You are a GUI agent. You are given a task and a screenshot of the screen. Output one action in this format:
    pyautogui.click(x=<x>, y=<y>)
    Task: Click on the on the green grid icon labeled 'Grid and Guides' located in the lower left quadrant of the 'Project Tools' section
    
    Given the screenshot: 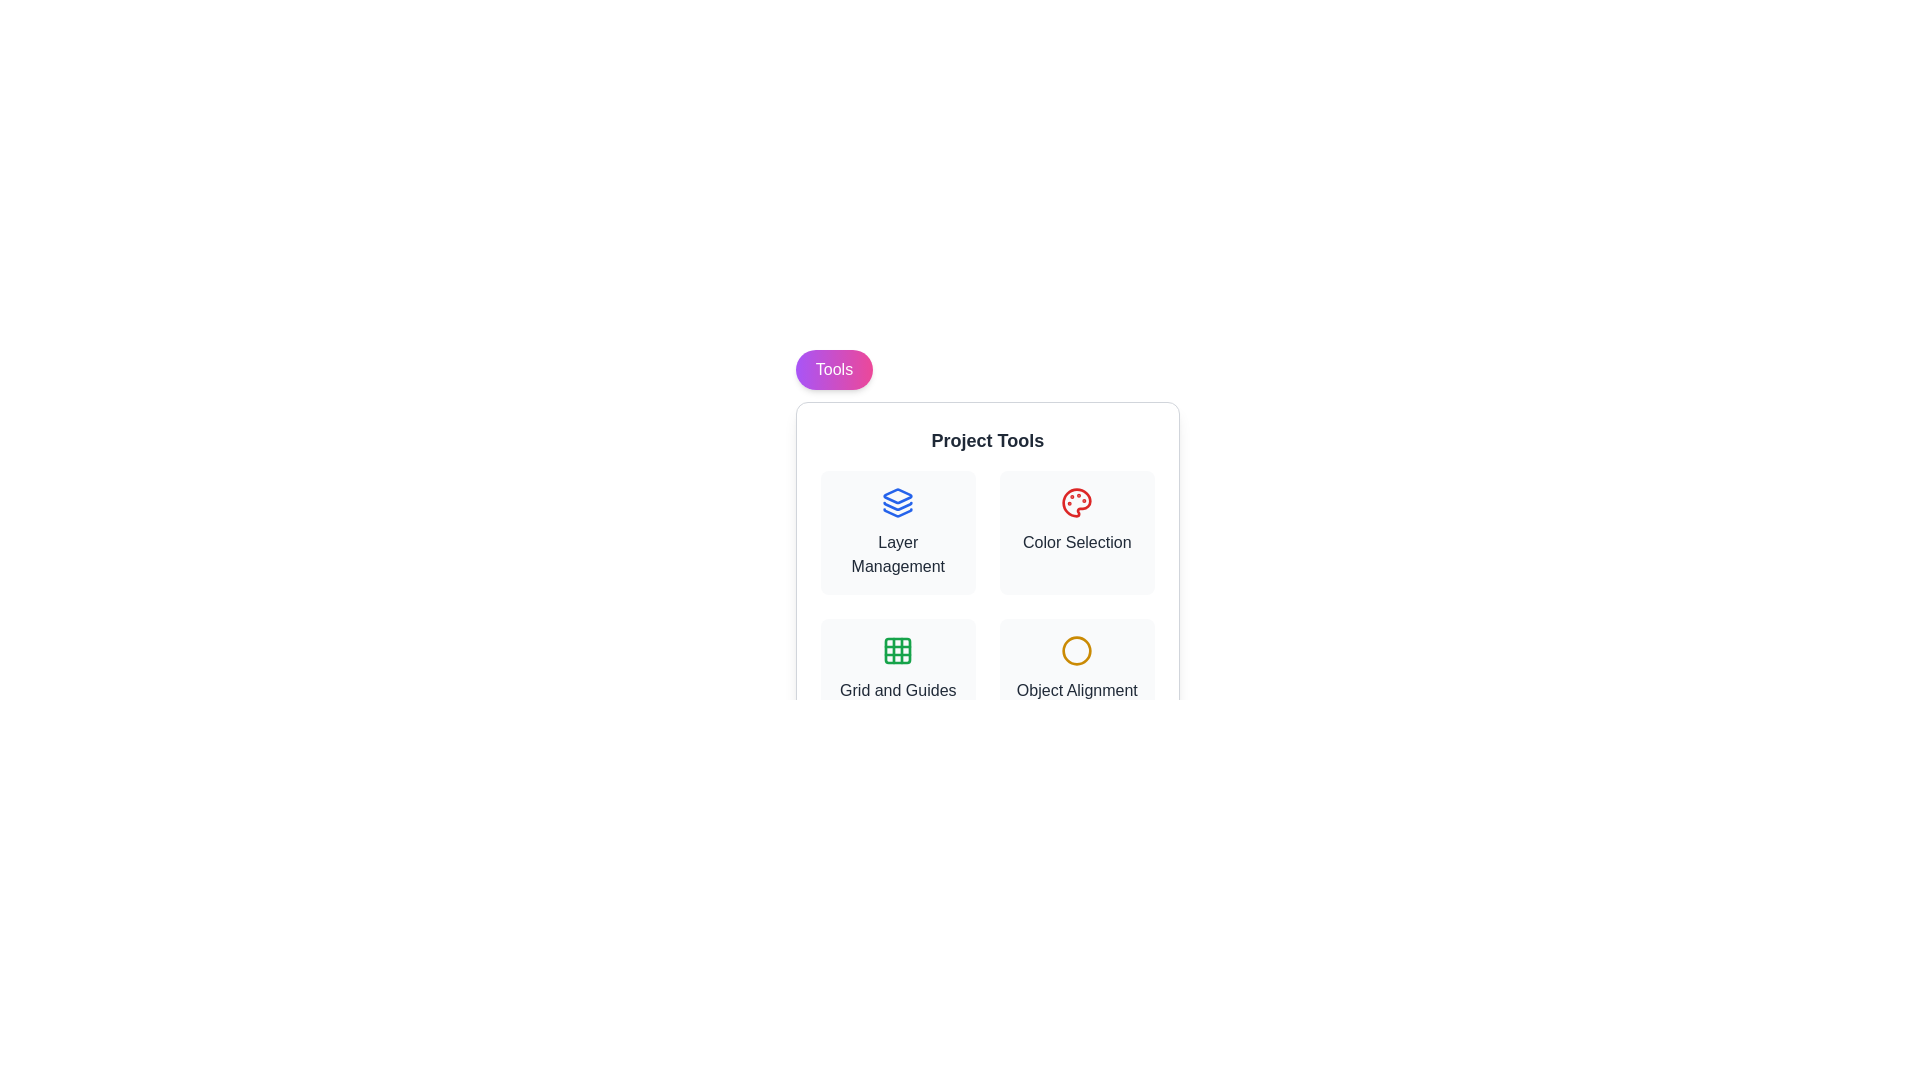 What is the action you would take?
    pyautogui.click(x=897, y=651)
    